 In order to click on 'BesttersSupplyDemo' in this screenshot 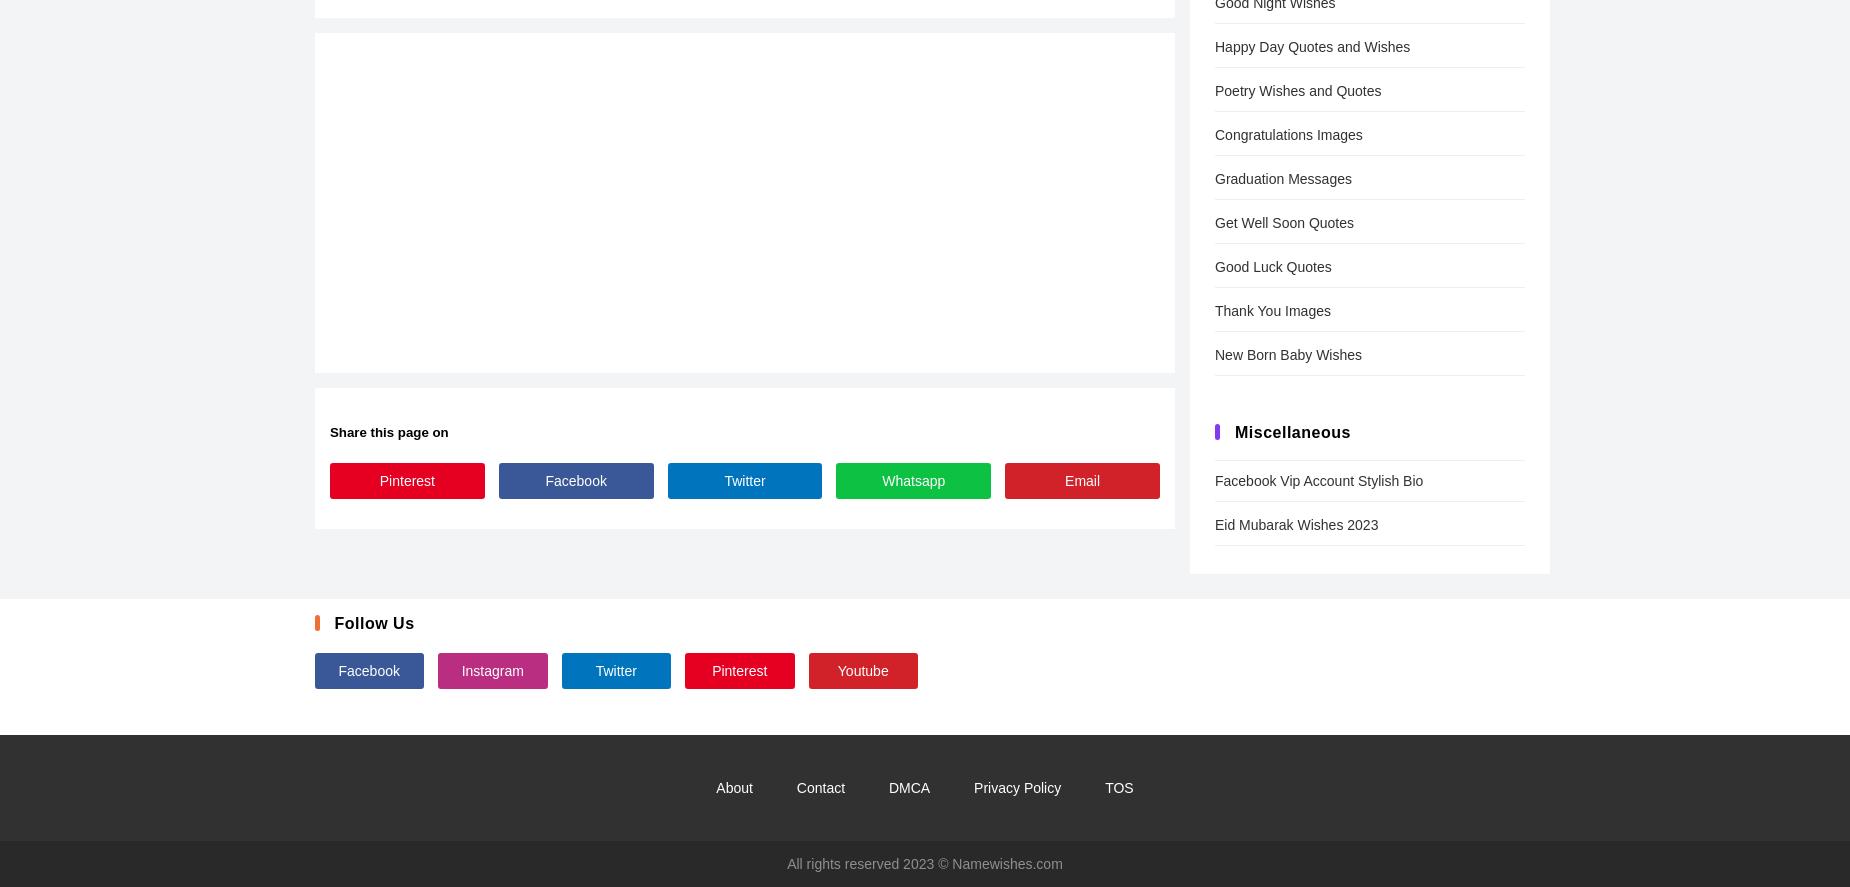, I will do `click(314, 554)`.